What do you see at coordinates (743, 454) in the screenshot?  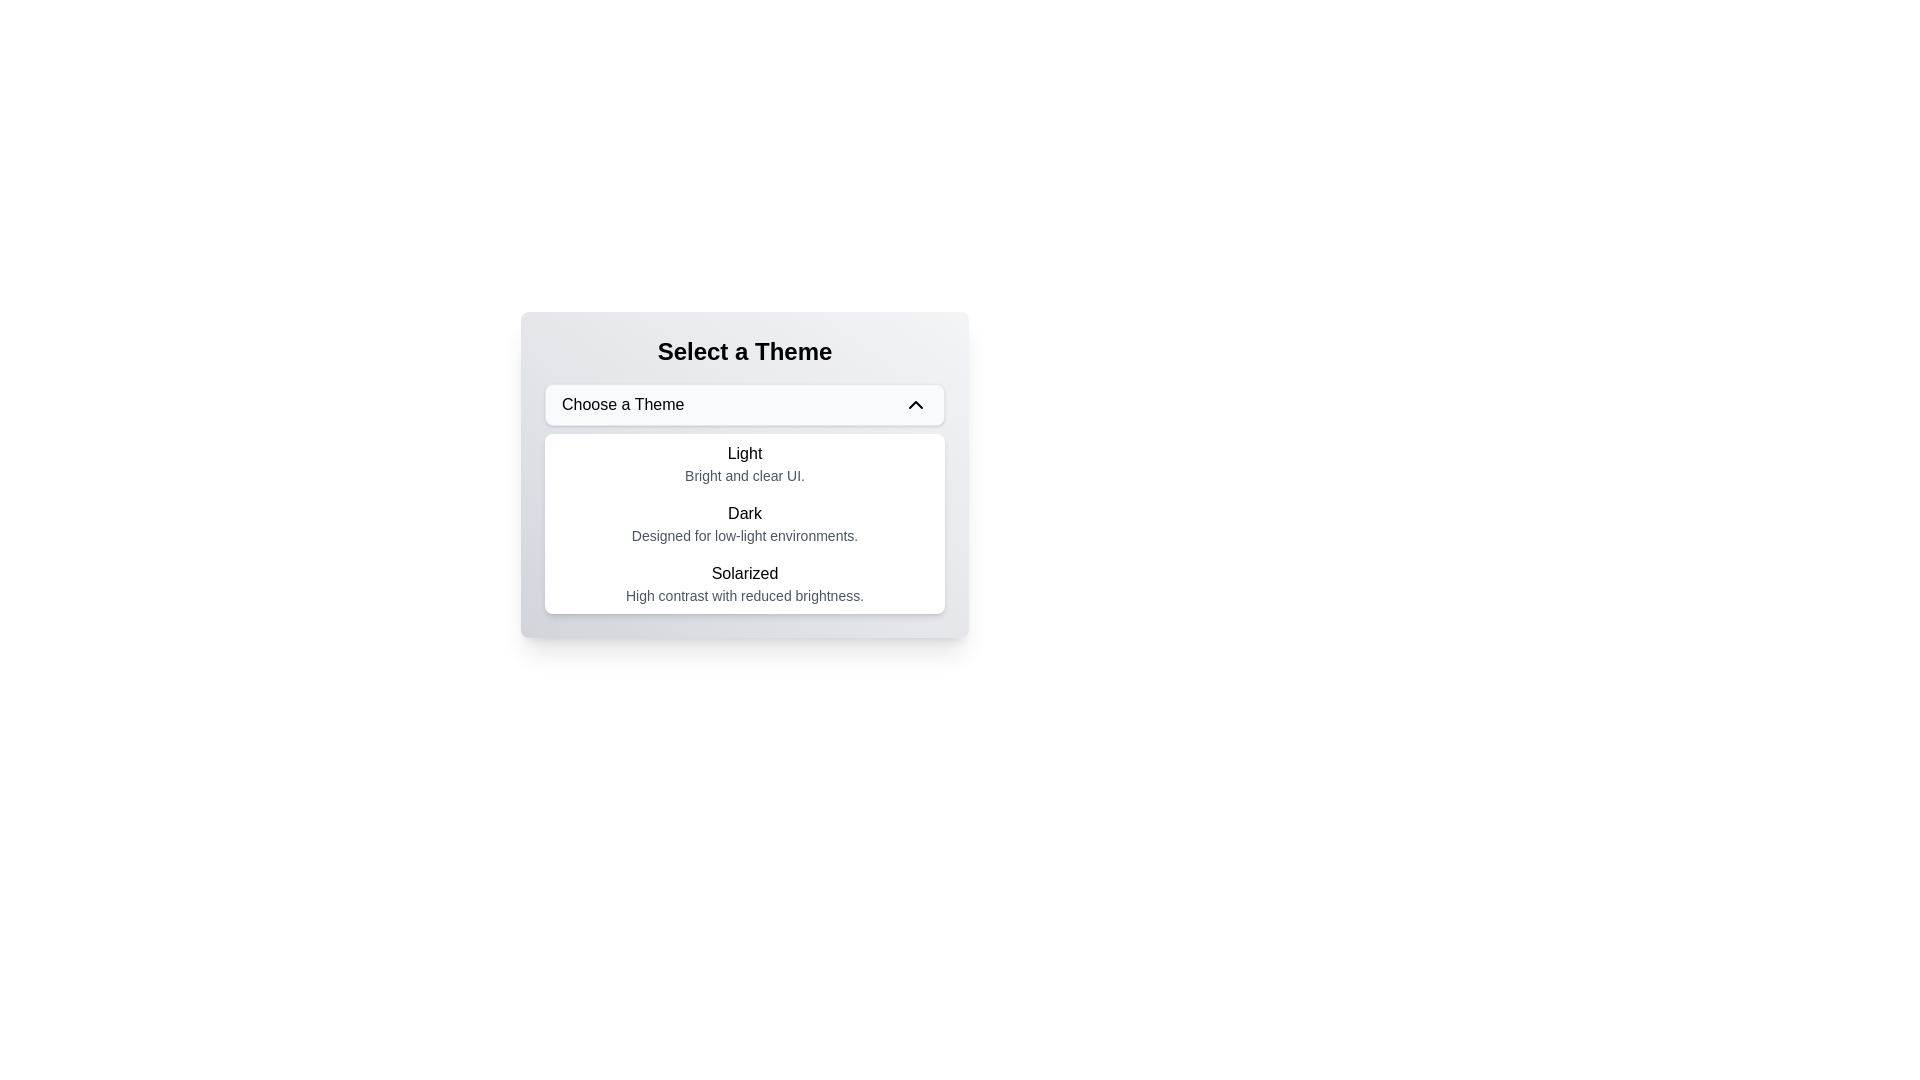 I see `the first text label indicating a theme option for 'Bright and clear UI' under the 'Select a Theme' header` at bounding box center [743, 454].